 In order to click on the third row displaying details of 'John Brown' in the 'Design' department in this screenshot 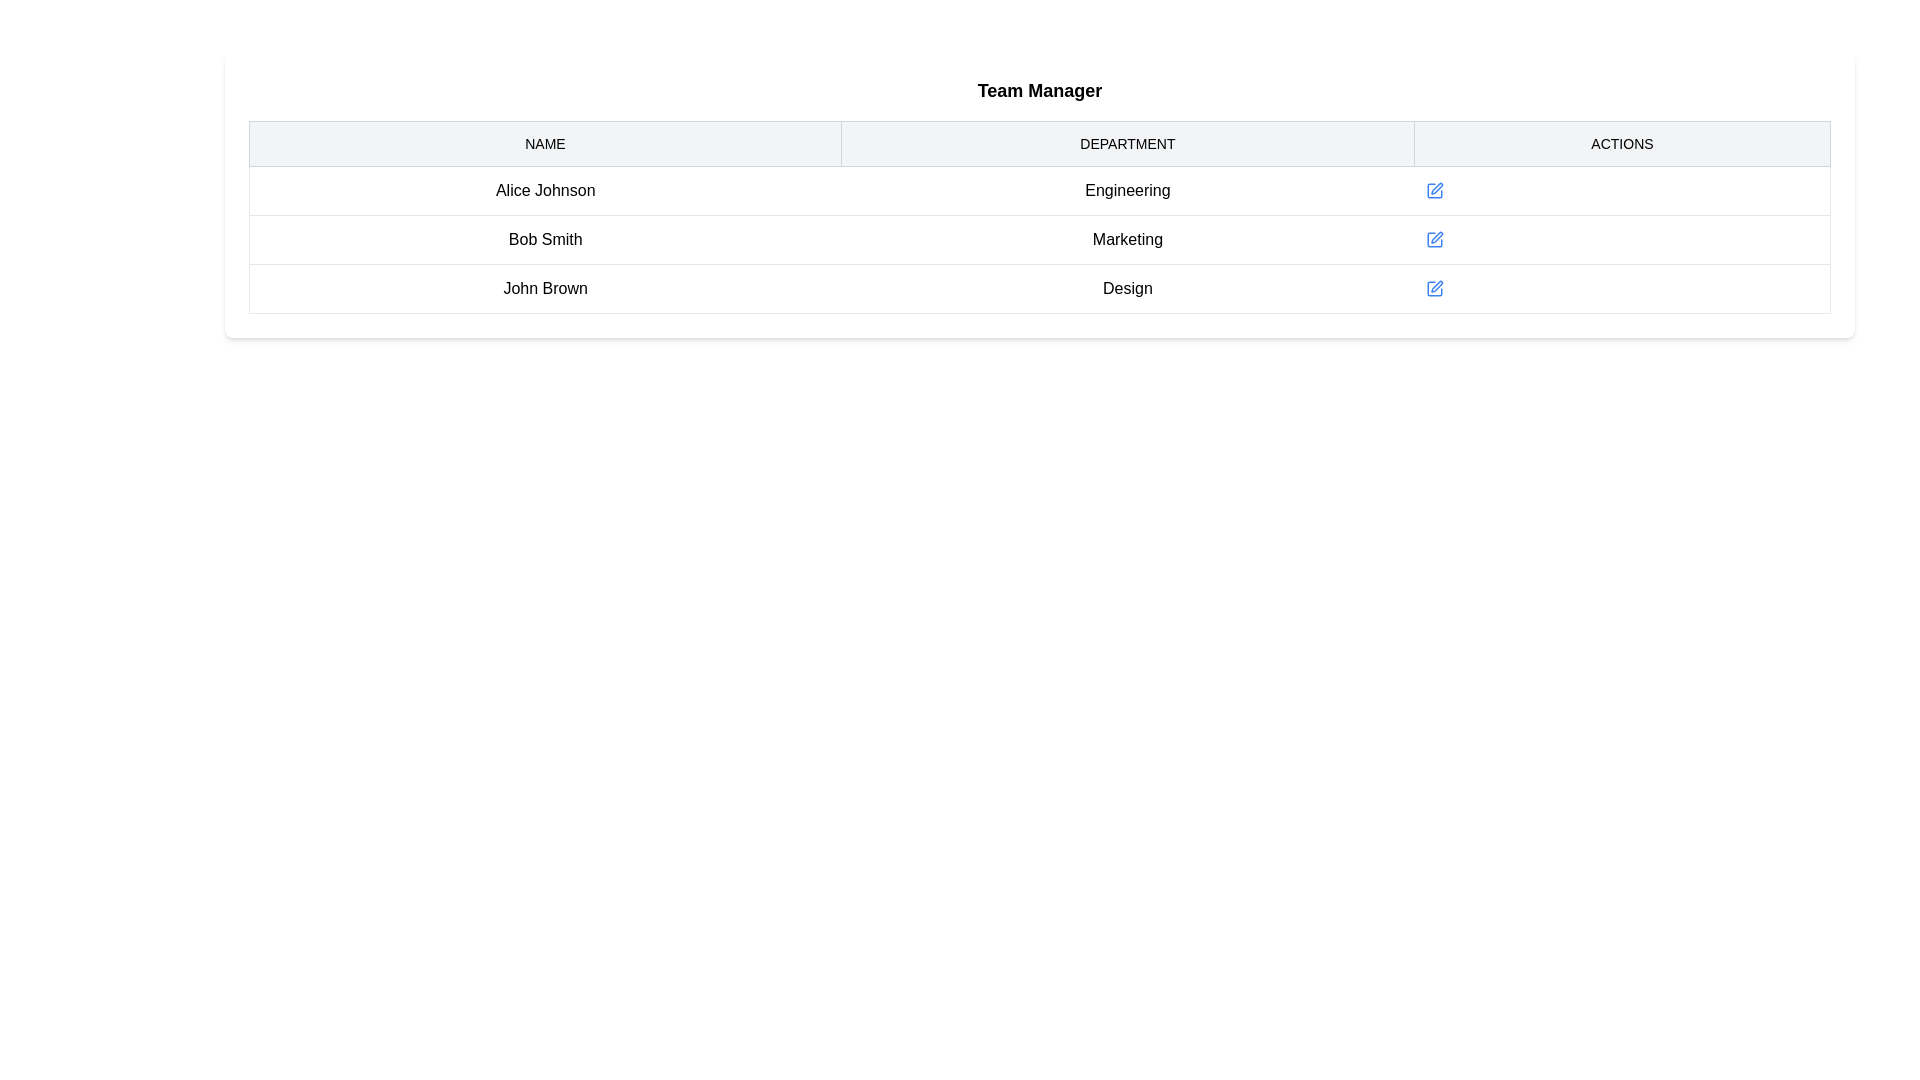, I will do `click(1040, 289)`.